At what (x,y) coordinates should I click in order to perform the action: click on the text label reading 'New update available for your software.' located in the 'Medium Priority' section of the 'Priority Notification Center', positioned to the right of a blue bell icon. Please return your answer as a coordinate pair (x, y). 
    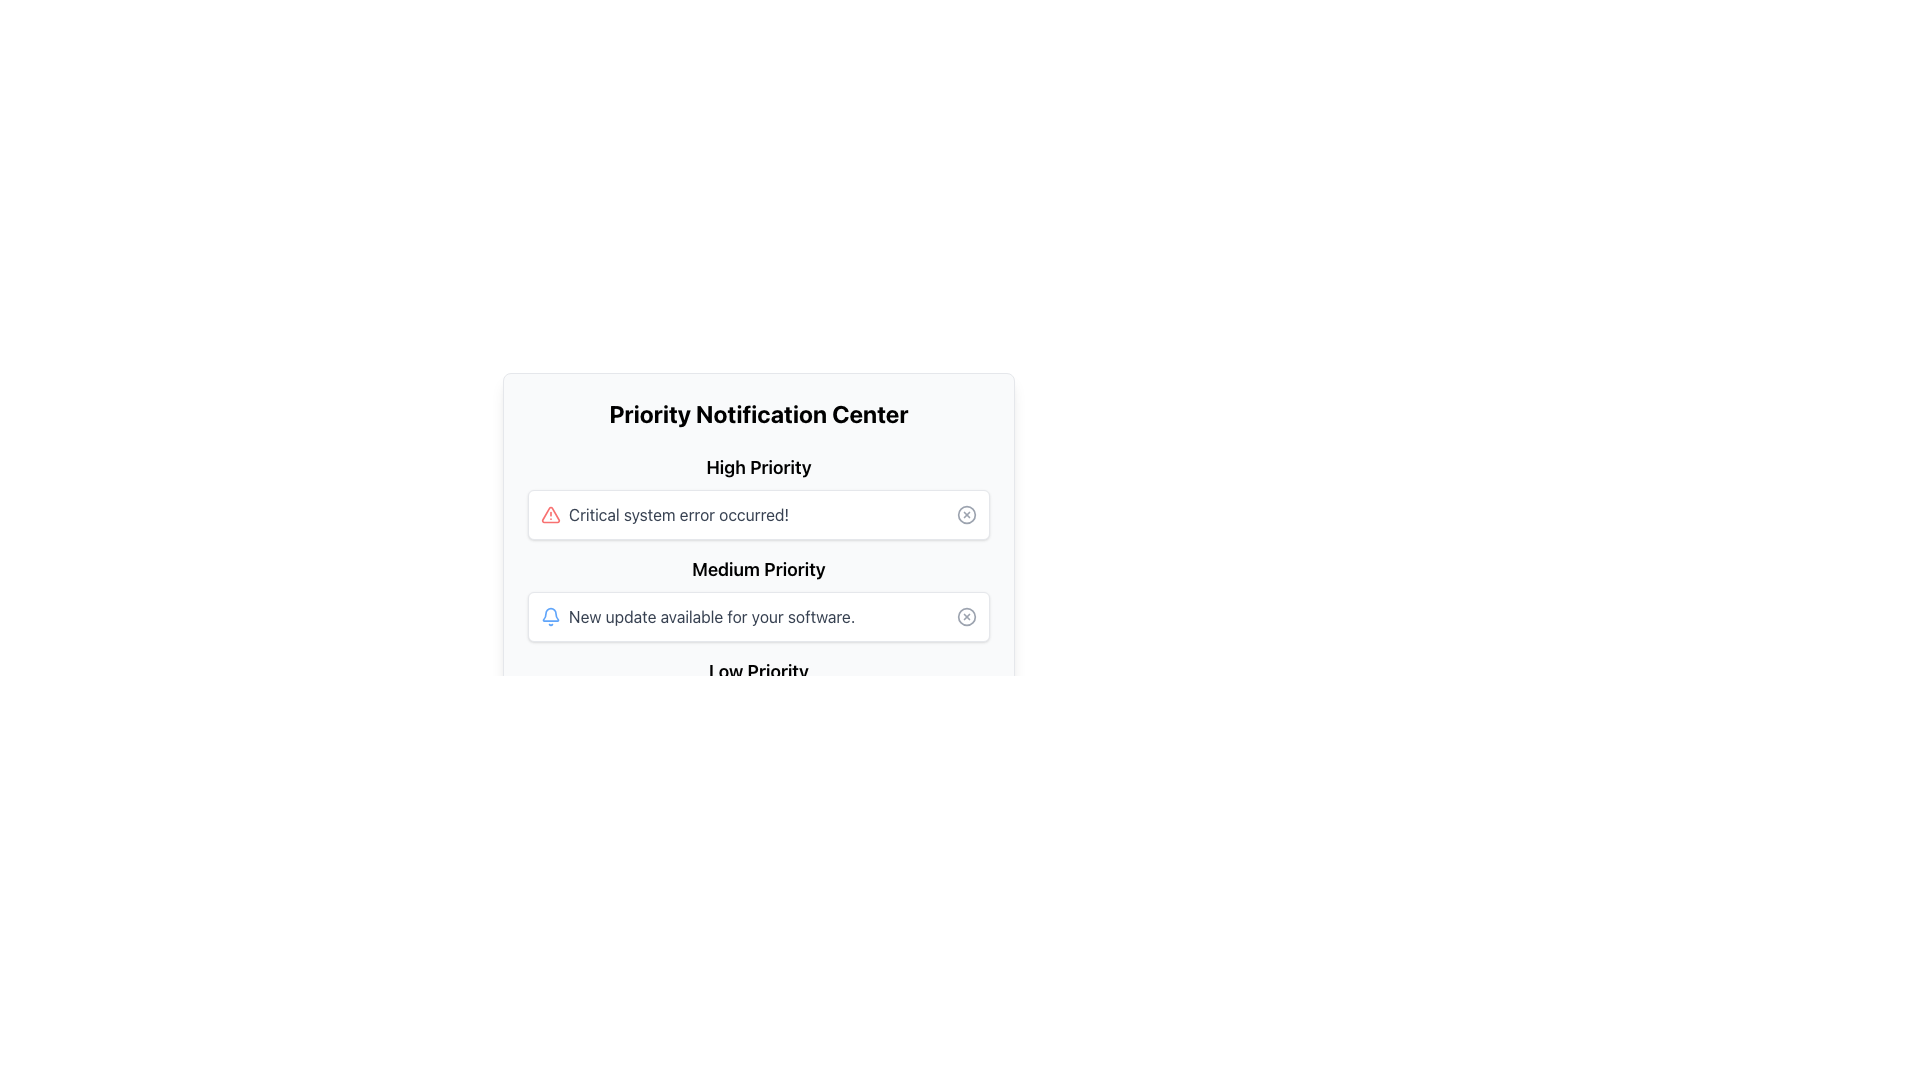
    Looking at the image, I should click on (712, 616).